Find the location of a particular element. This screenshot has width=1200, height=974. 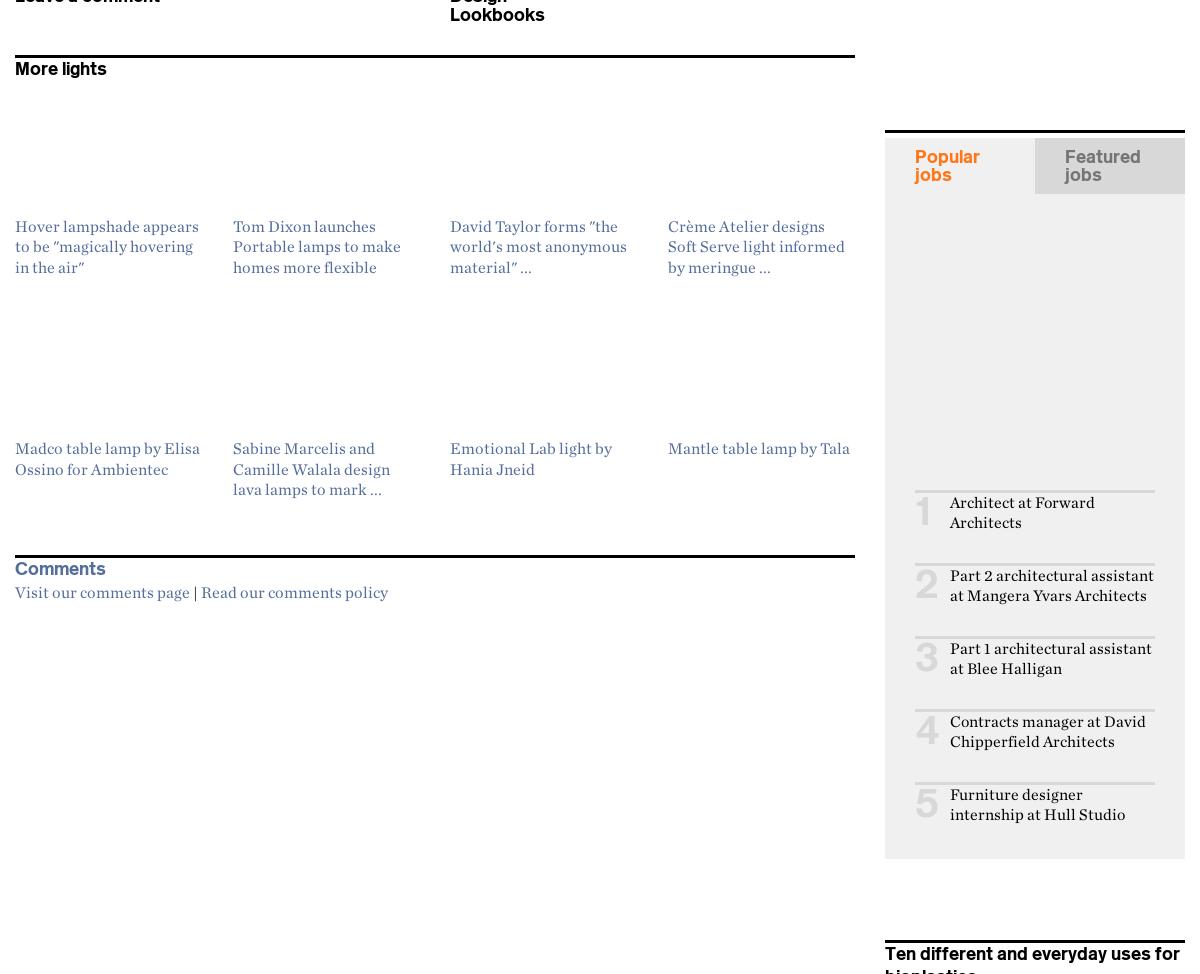

'Part 2 architectural assistant at Mangera Yvars Architects' is located at coordinates (1051, 583).